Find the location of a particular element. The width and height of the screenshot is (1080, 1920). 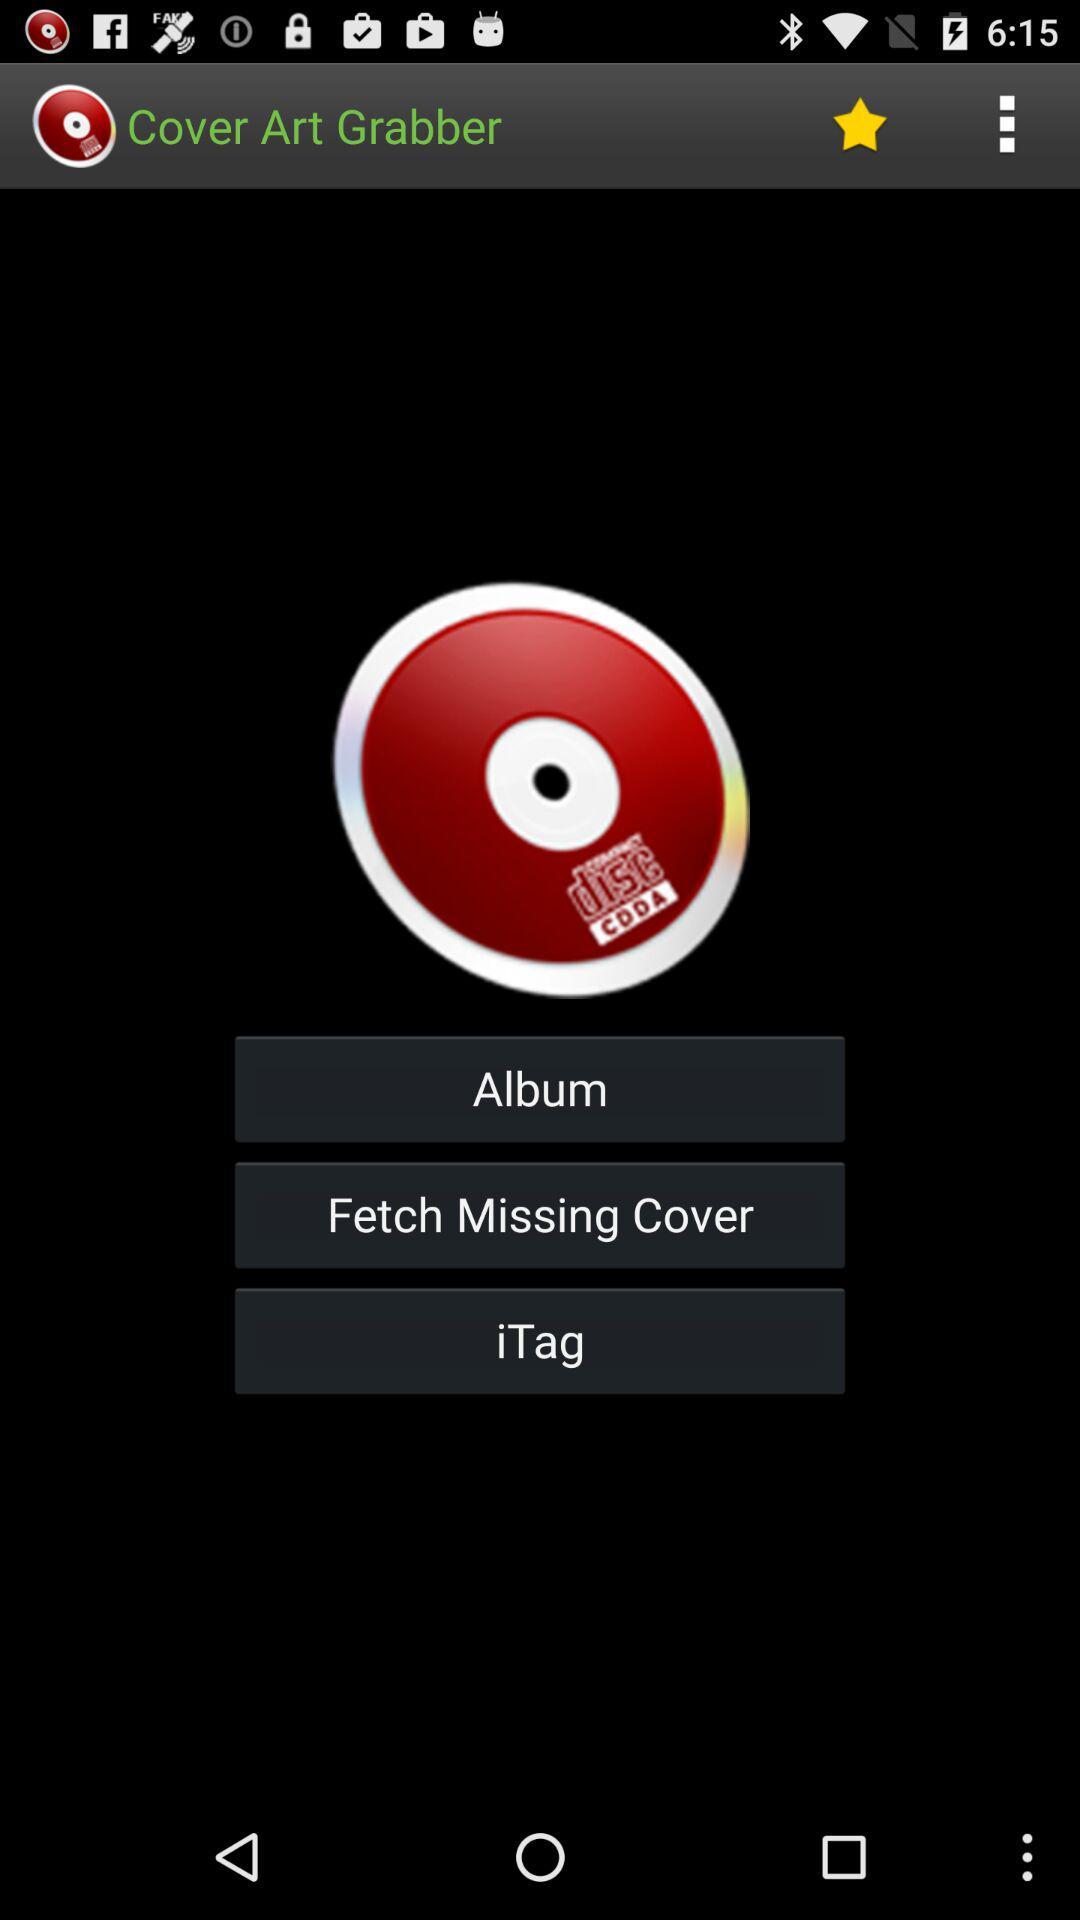

the icon below fetch missing cover item is located at coordinates (540, 1340).